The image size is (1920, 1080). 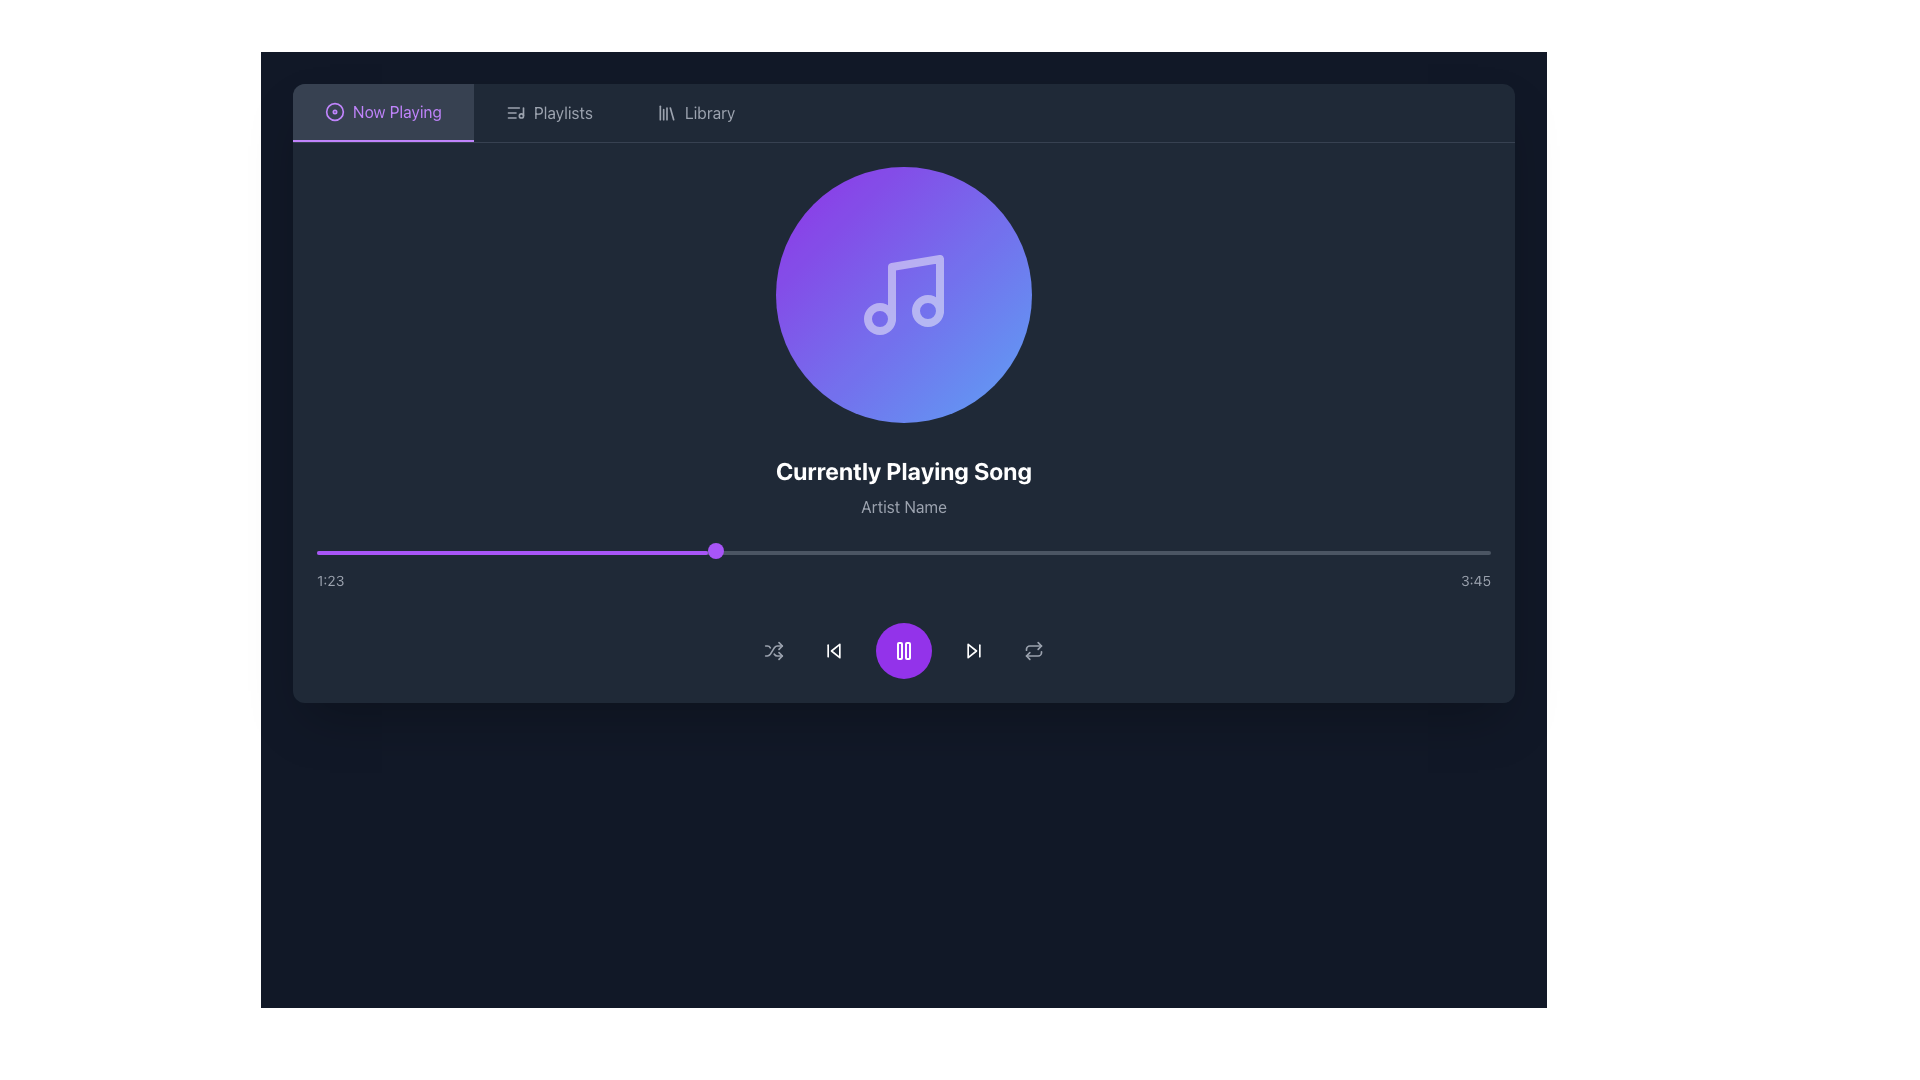 What do you see at coordinates (696, 112) in the screenshot?
I see `the navigation button that directs to the library section, located as the third item in the navigation bar` at bounding box center [696, 112].